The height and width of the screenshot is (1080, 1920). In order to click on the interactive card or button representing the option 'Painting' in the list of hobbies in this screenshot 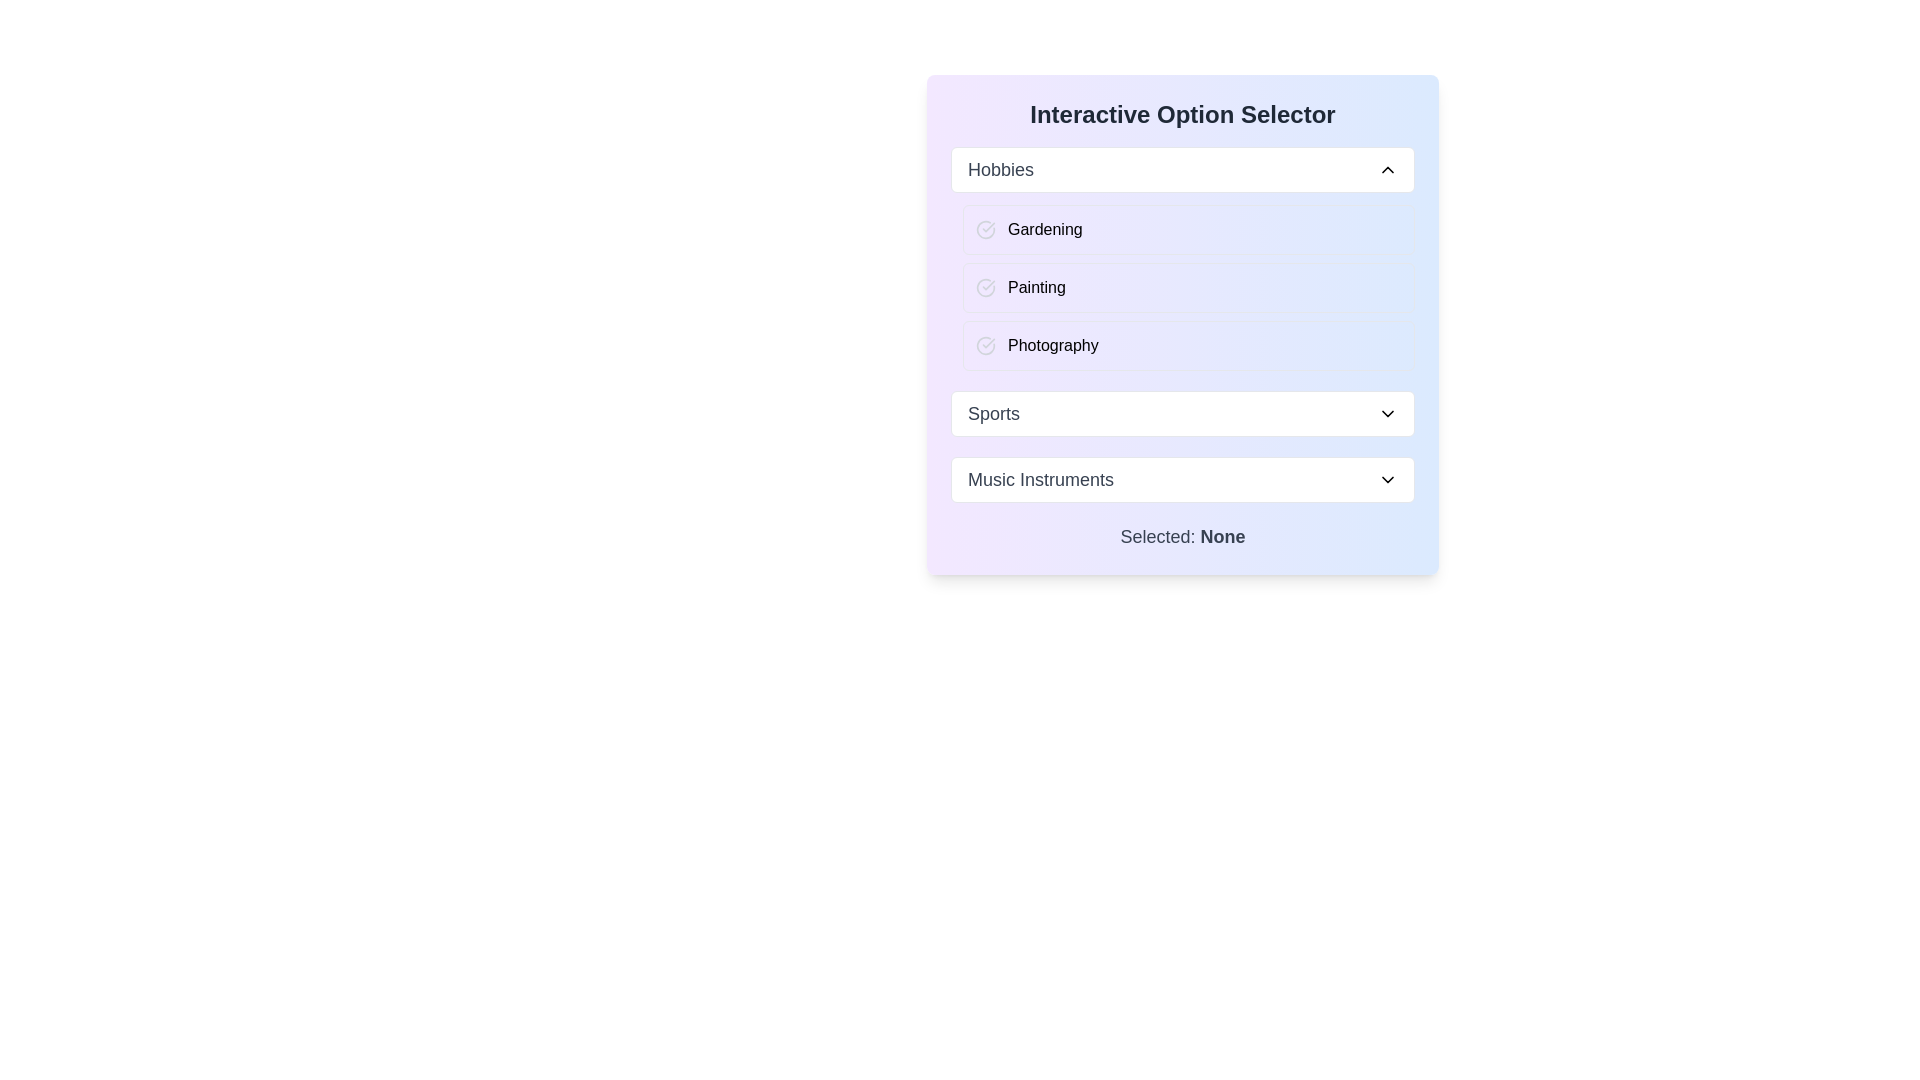, I will do `click(1182, 288)`.